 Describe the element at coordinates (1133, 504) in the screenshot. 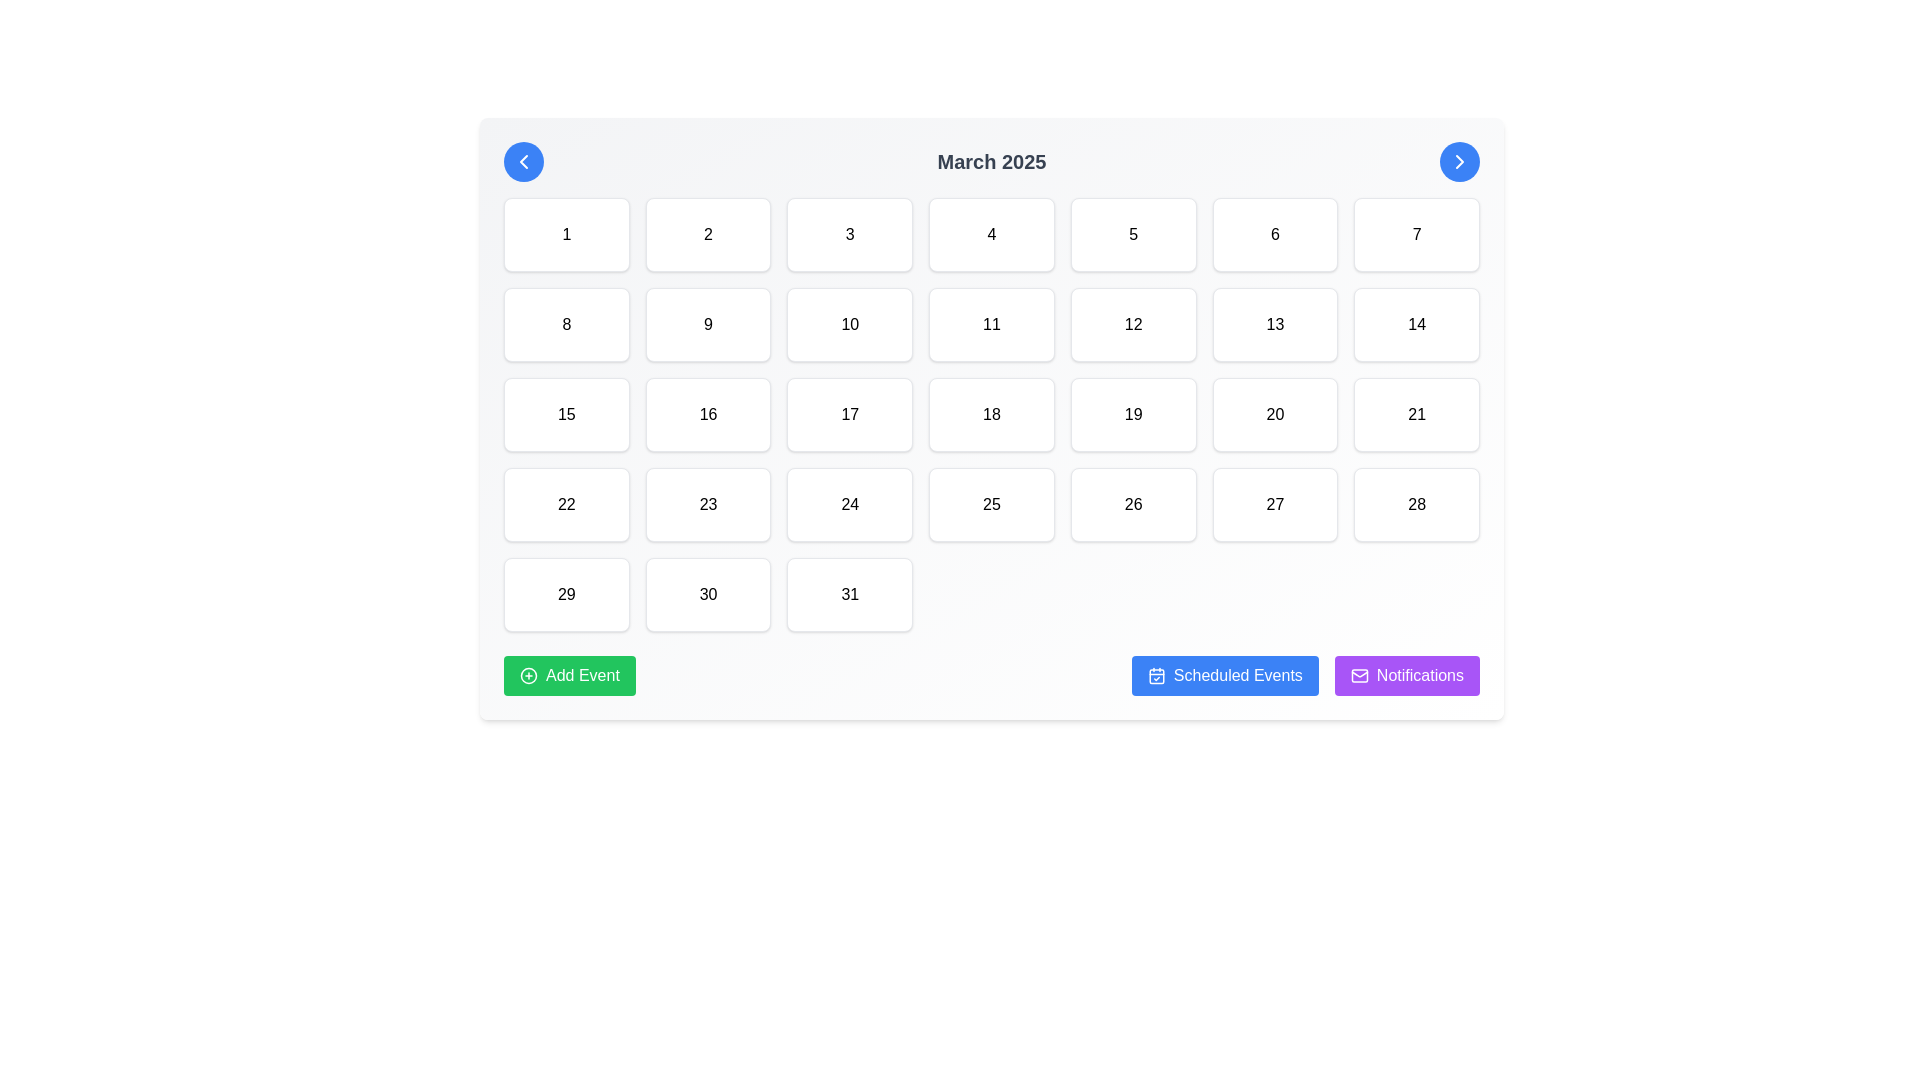

I see `the text box containing the number '26' to trigger a tooltip or highlight` at that location.